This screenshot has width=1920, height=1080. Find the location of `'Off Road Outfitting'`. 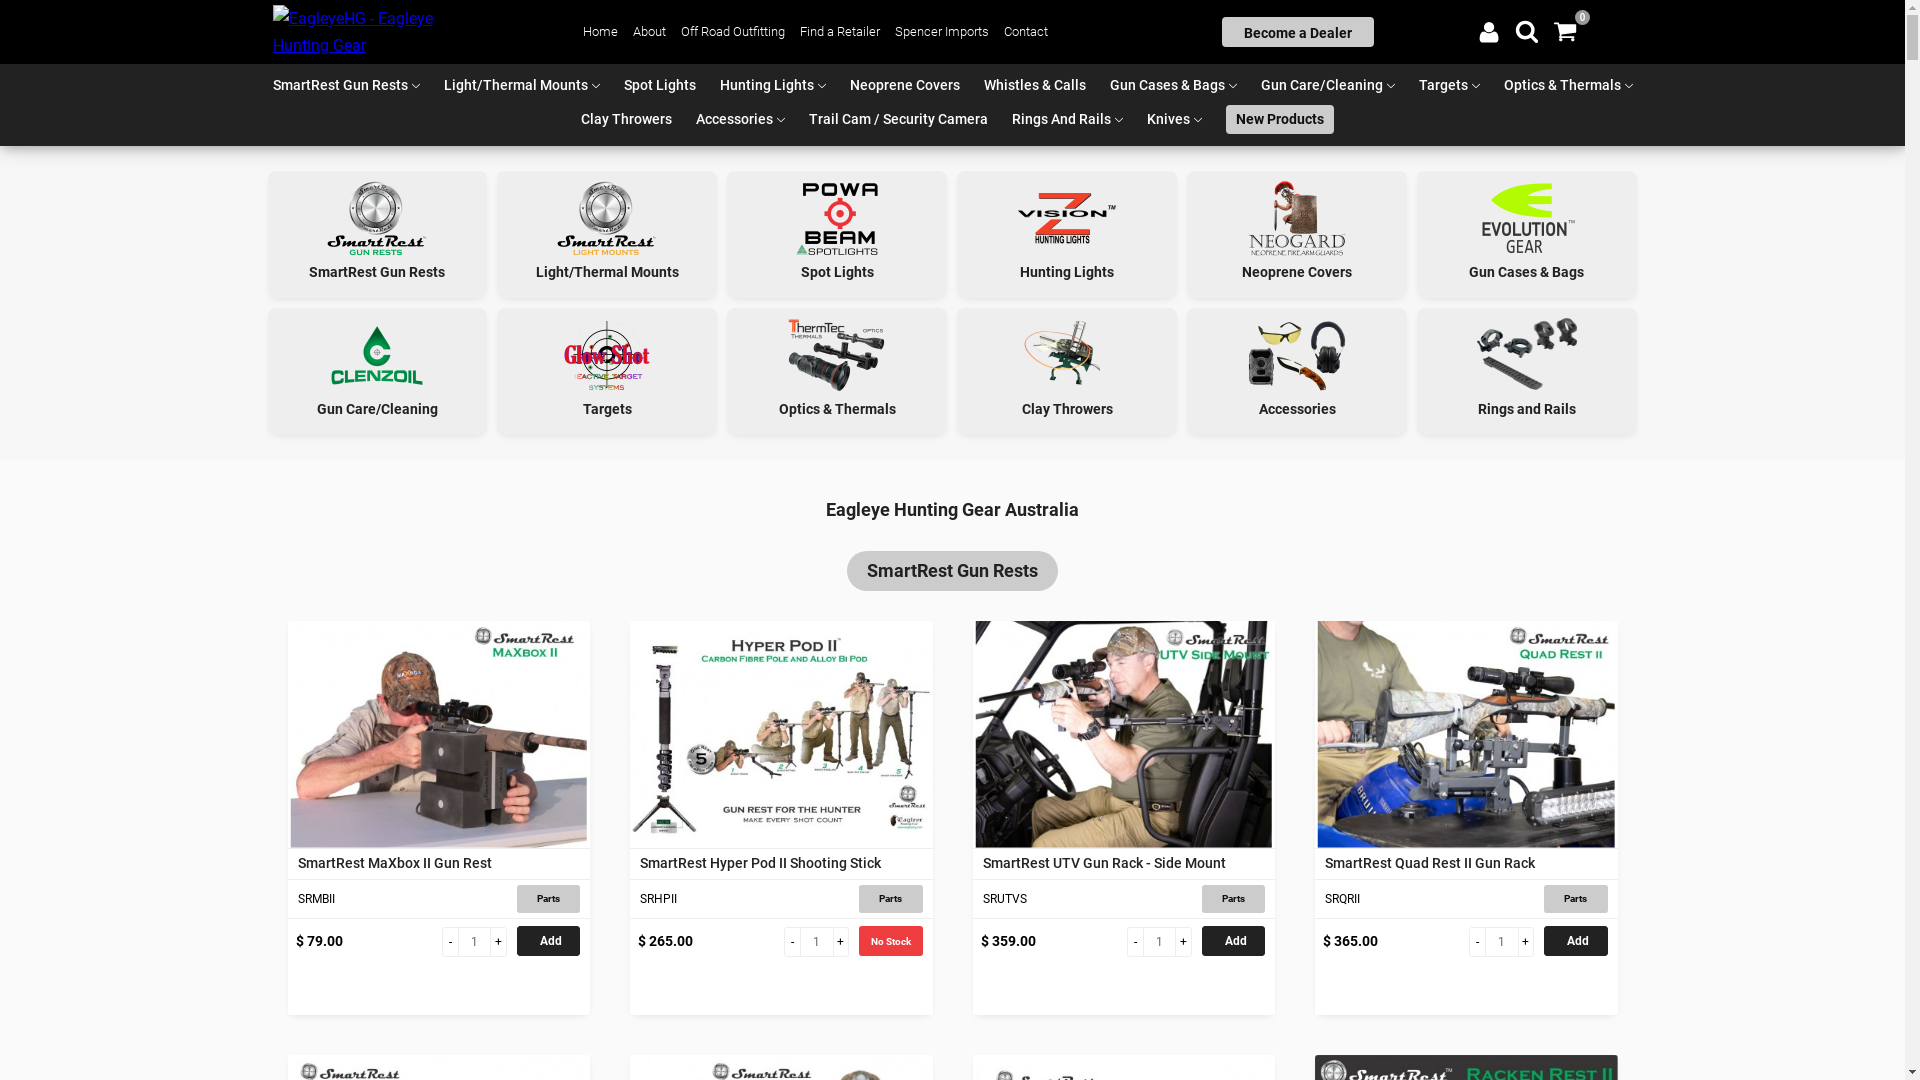

'Off Road Outfitting' is located at coordinates (681, 31).